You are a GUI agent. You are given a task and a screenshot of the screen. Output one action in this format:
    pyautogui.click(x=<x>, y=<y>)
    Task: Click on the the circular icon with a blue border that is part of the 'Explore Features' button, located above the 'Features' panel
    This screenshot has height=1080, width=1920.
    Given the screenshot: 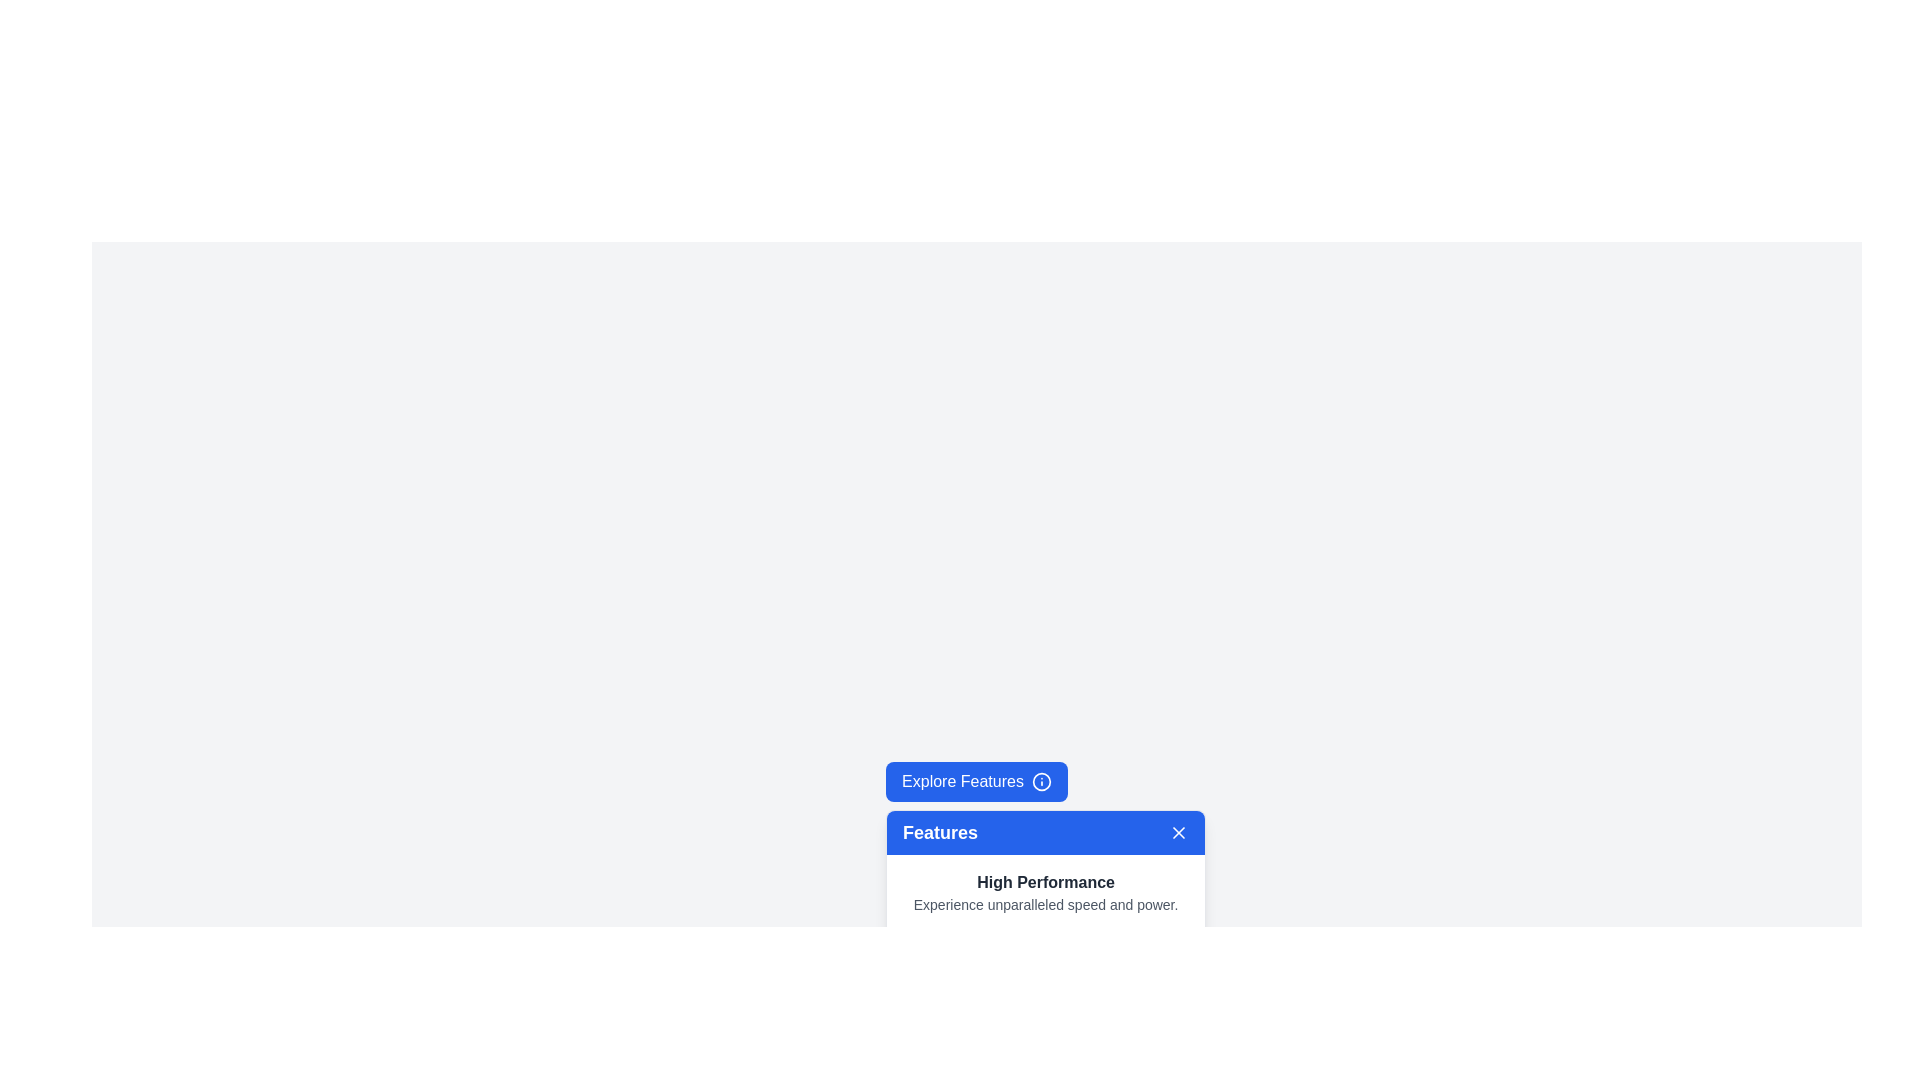 What is the action you would take?
    pyautogui.click(x=1040, y=781)
    